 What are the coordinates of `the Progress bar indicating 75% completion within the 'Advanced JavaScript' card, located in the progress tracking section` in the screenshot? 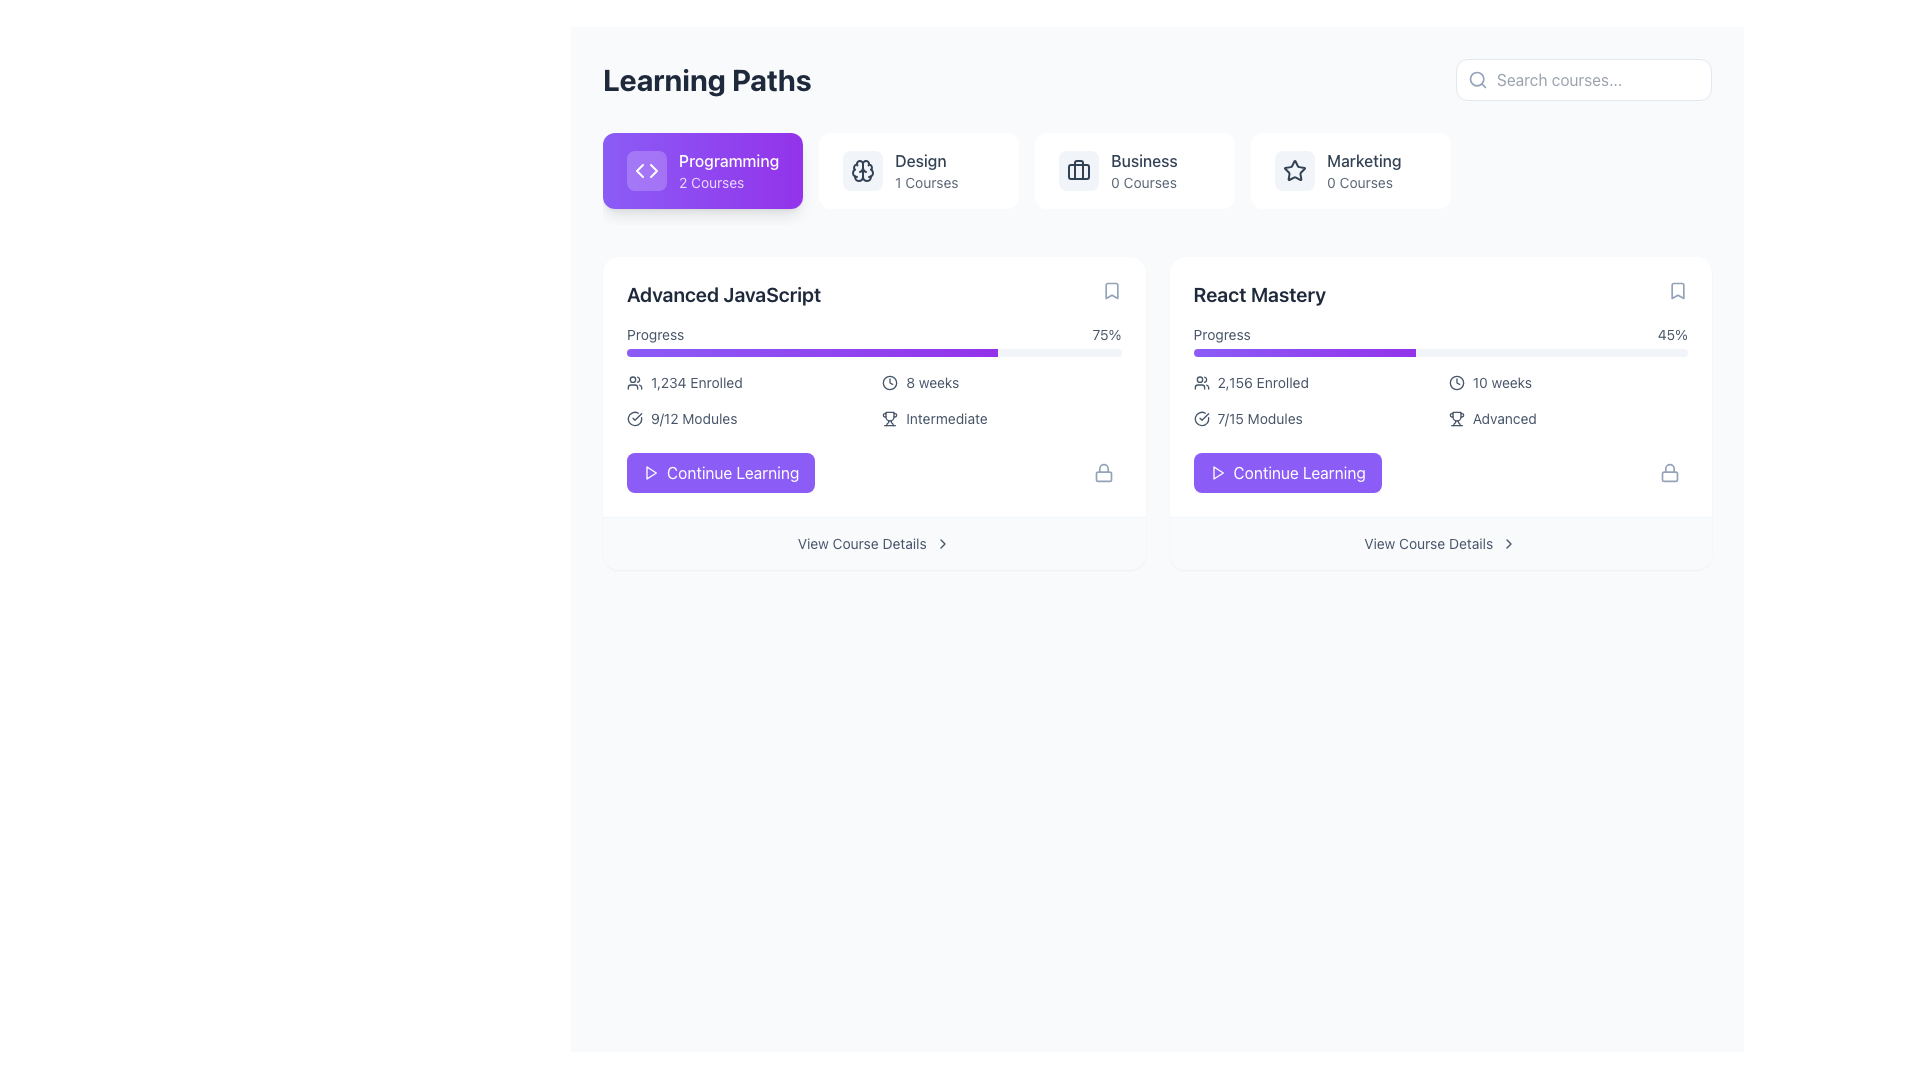 It's located at (812, 352).